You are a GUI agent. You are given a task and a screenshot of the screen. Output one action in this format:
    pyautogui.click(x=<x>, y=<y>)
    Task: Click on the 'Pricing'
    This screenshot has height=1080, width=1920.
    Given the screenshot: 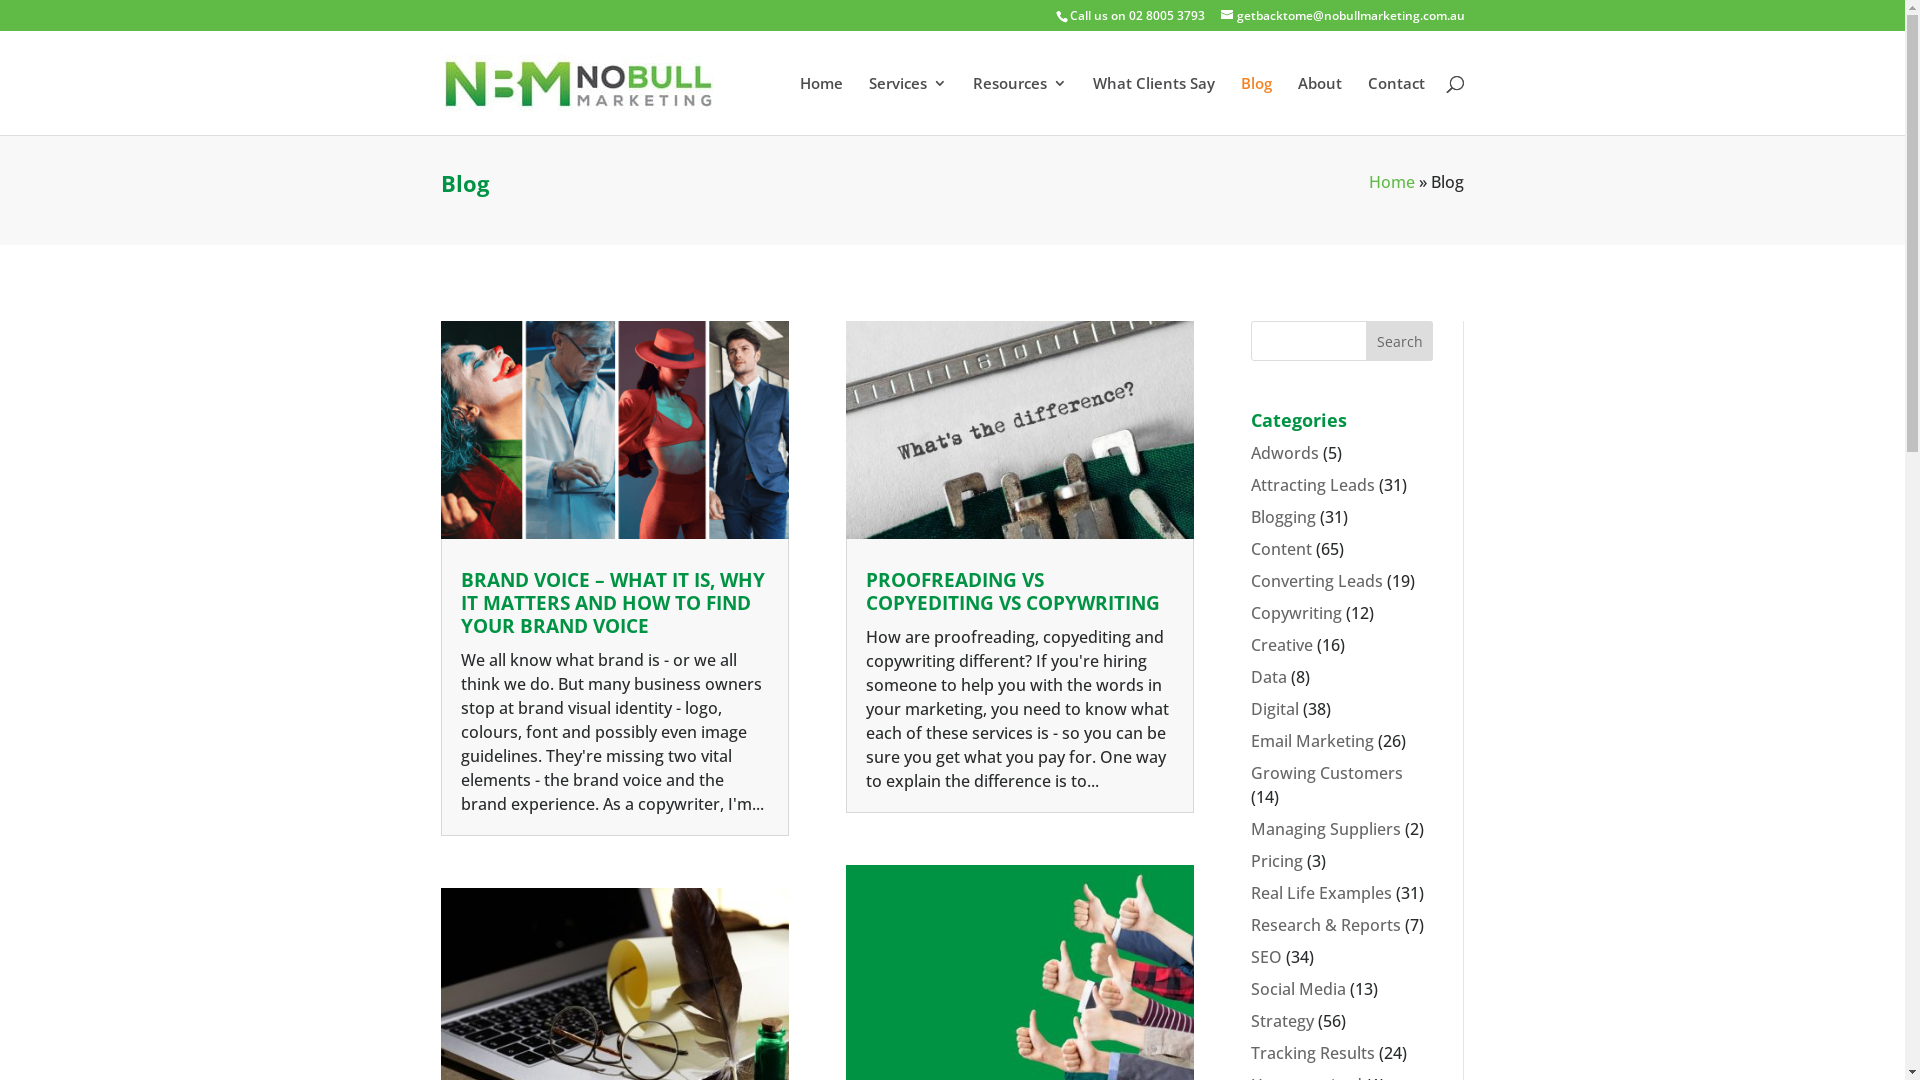 What is the action you would take?
    pyautogui.click(x=1275, y=859)
    